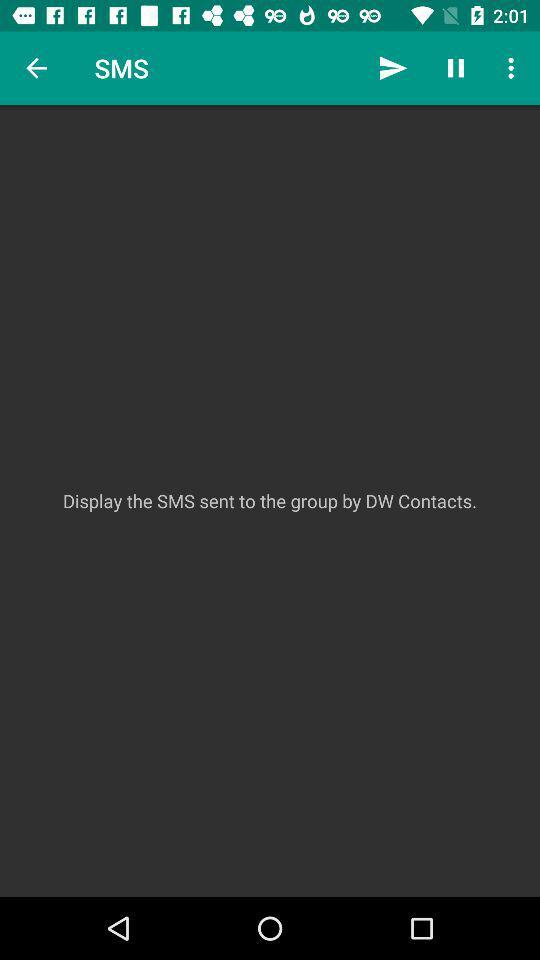 Image resolution: width=540 pixels, height=960 pixels. What do you see at coordinates (455, 68) in the screenshot?
I see `the item above the display the sms` at bounding box center [455, 68].